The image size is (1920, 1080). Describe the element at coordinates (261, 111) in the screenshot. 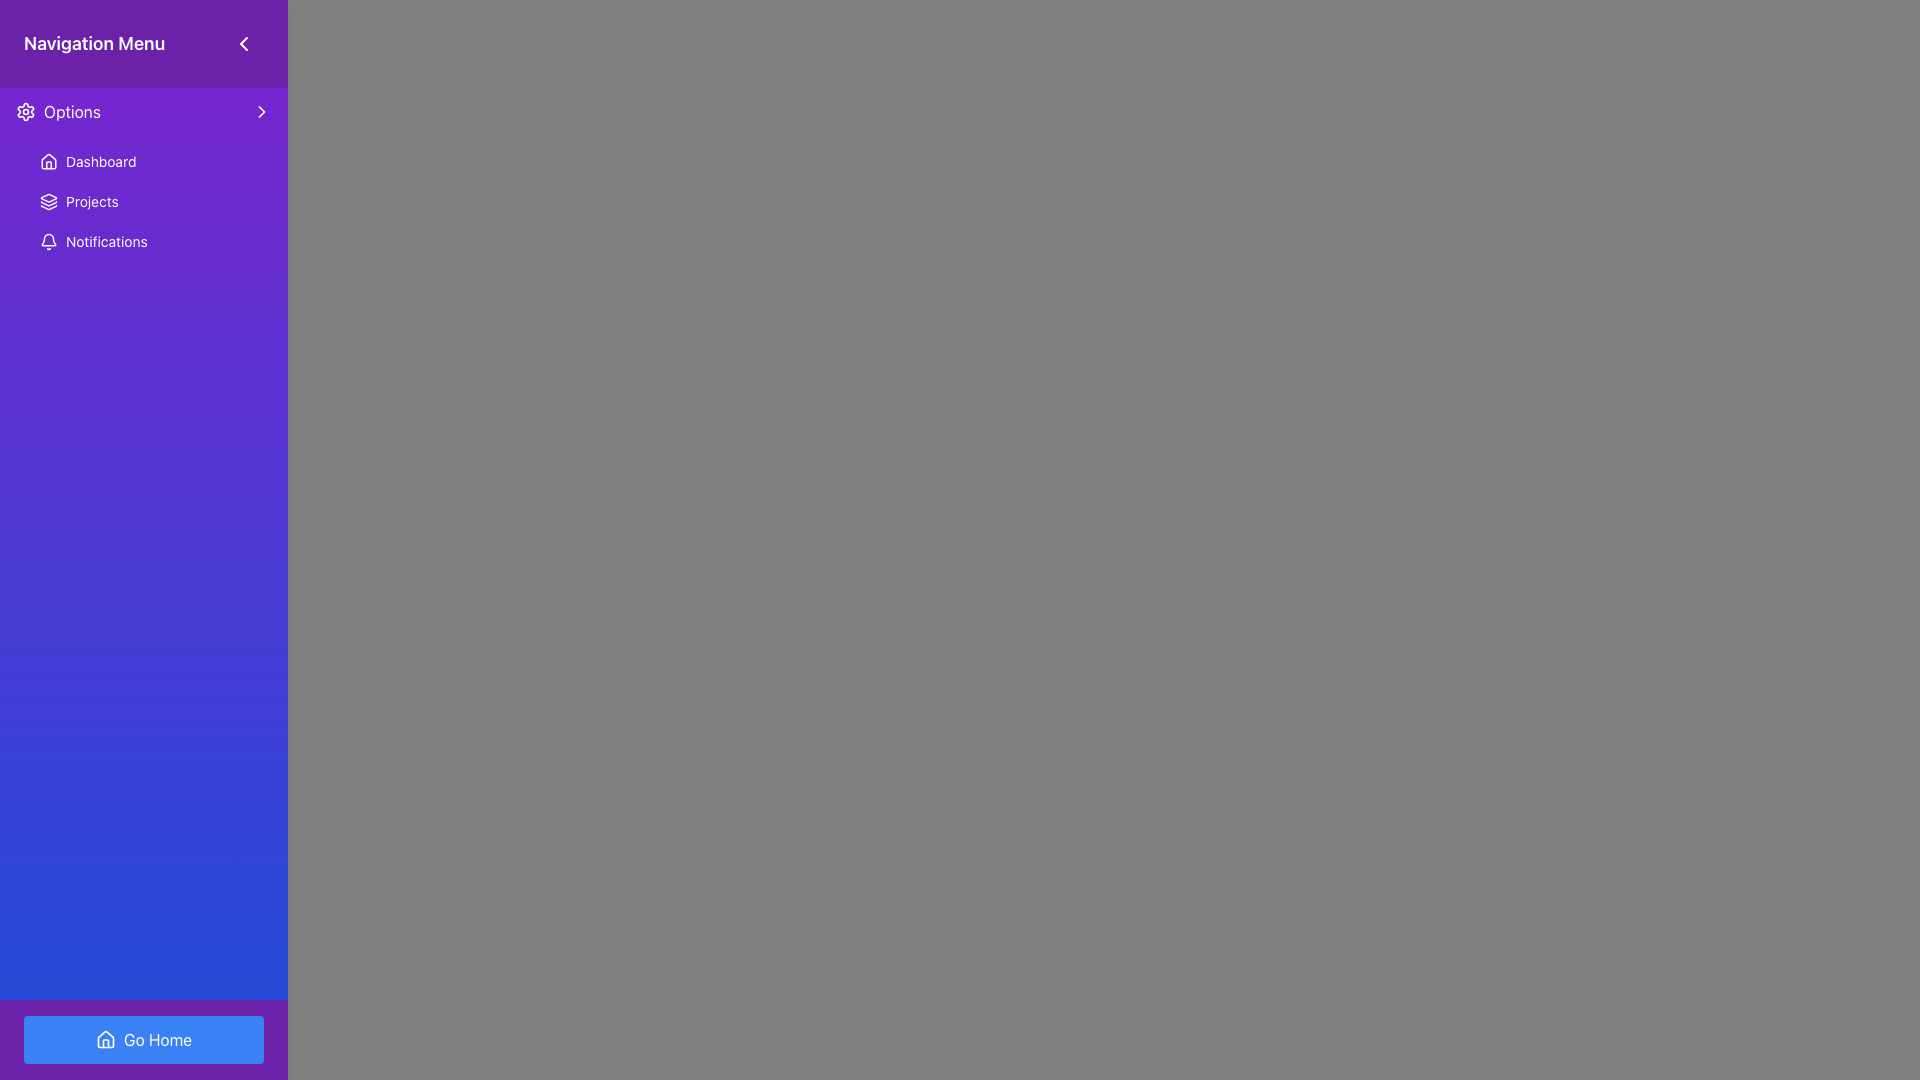

I see `the chevron icon located to the far right of the 'Options' text` at that location.